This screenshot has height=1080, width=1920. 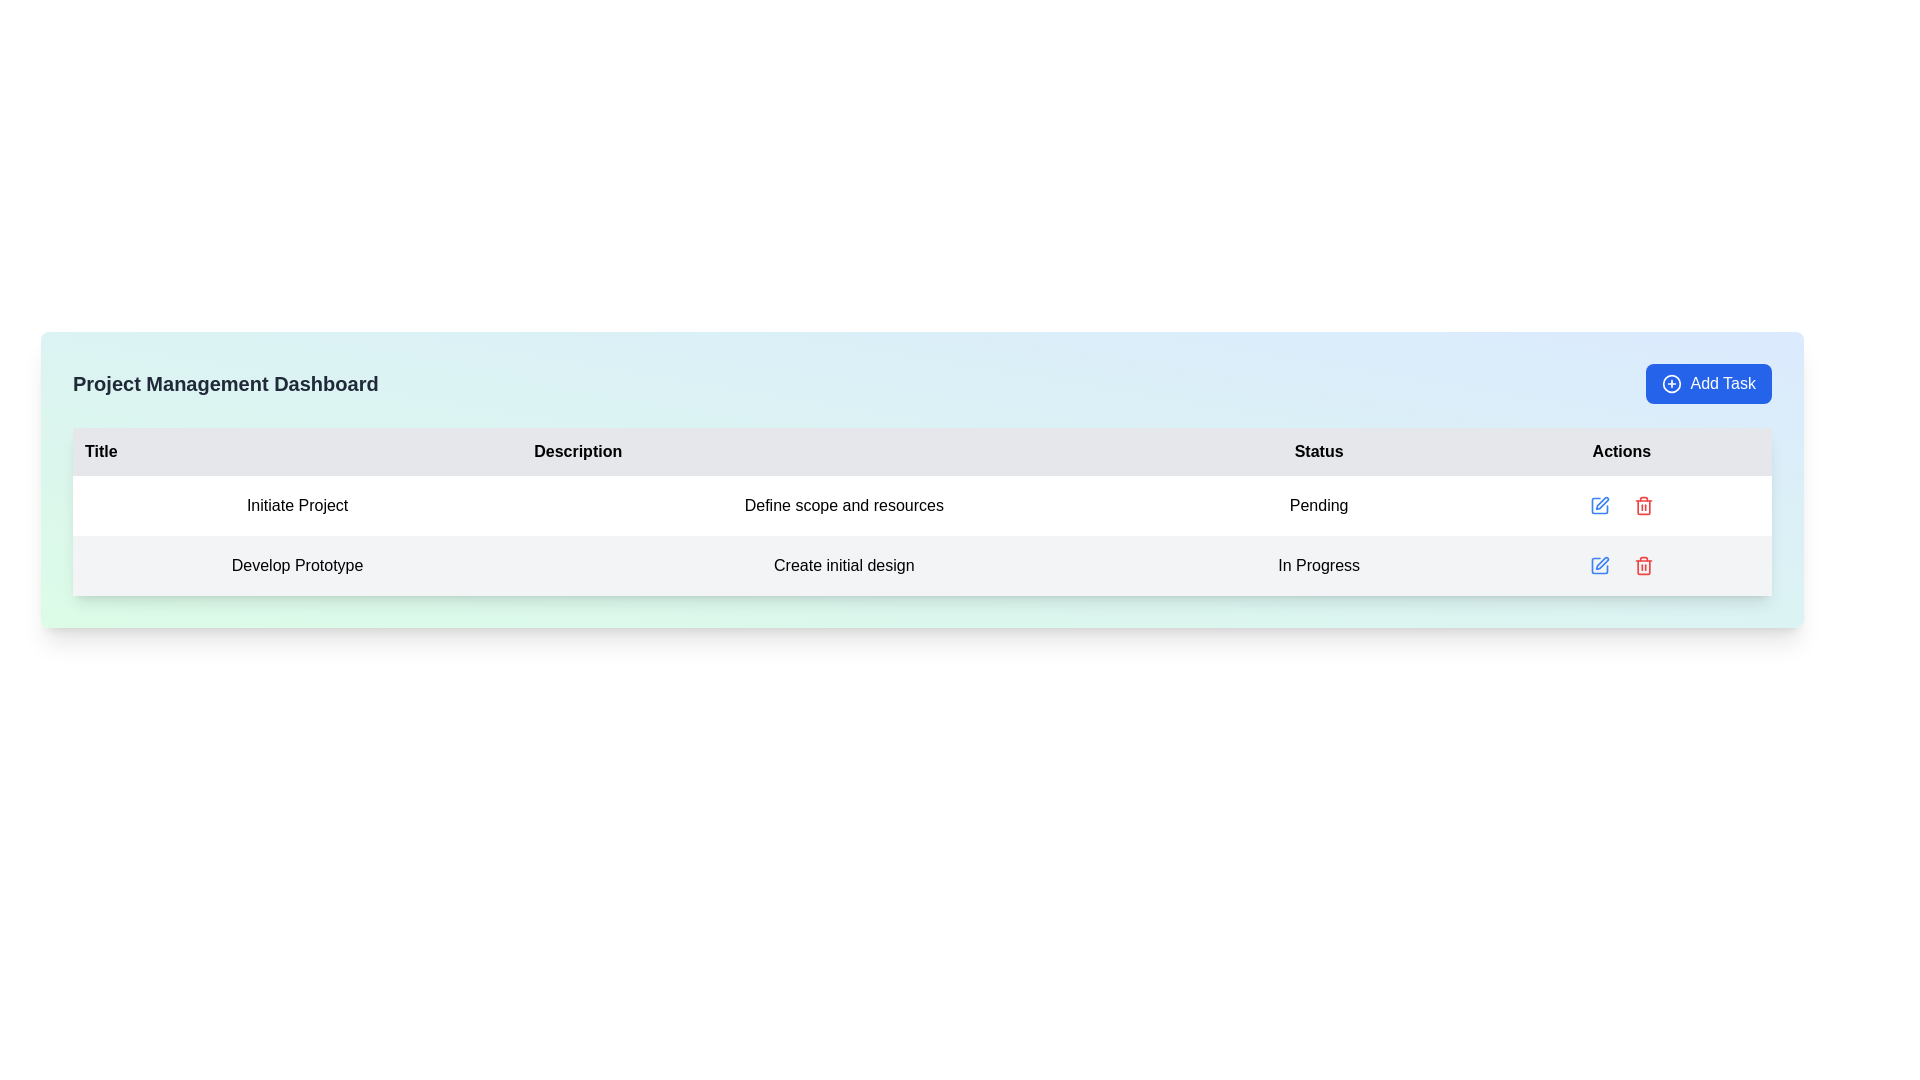 What do you see at coordinates (1672, 384) in the screenshot?
I see `the blue circular icon with a white cross in the center, which is part of the 'Add Task' button located in the upper-right corner of the interface` at bounding box center [1672, 384].